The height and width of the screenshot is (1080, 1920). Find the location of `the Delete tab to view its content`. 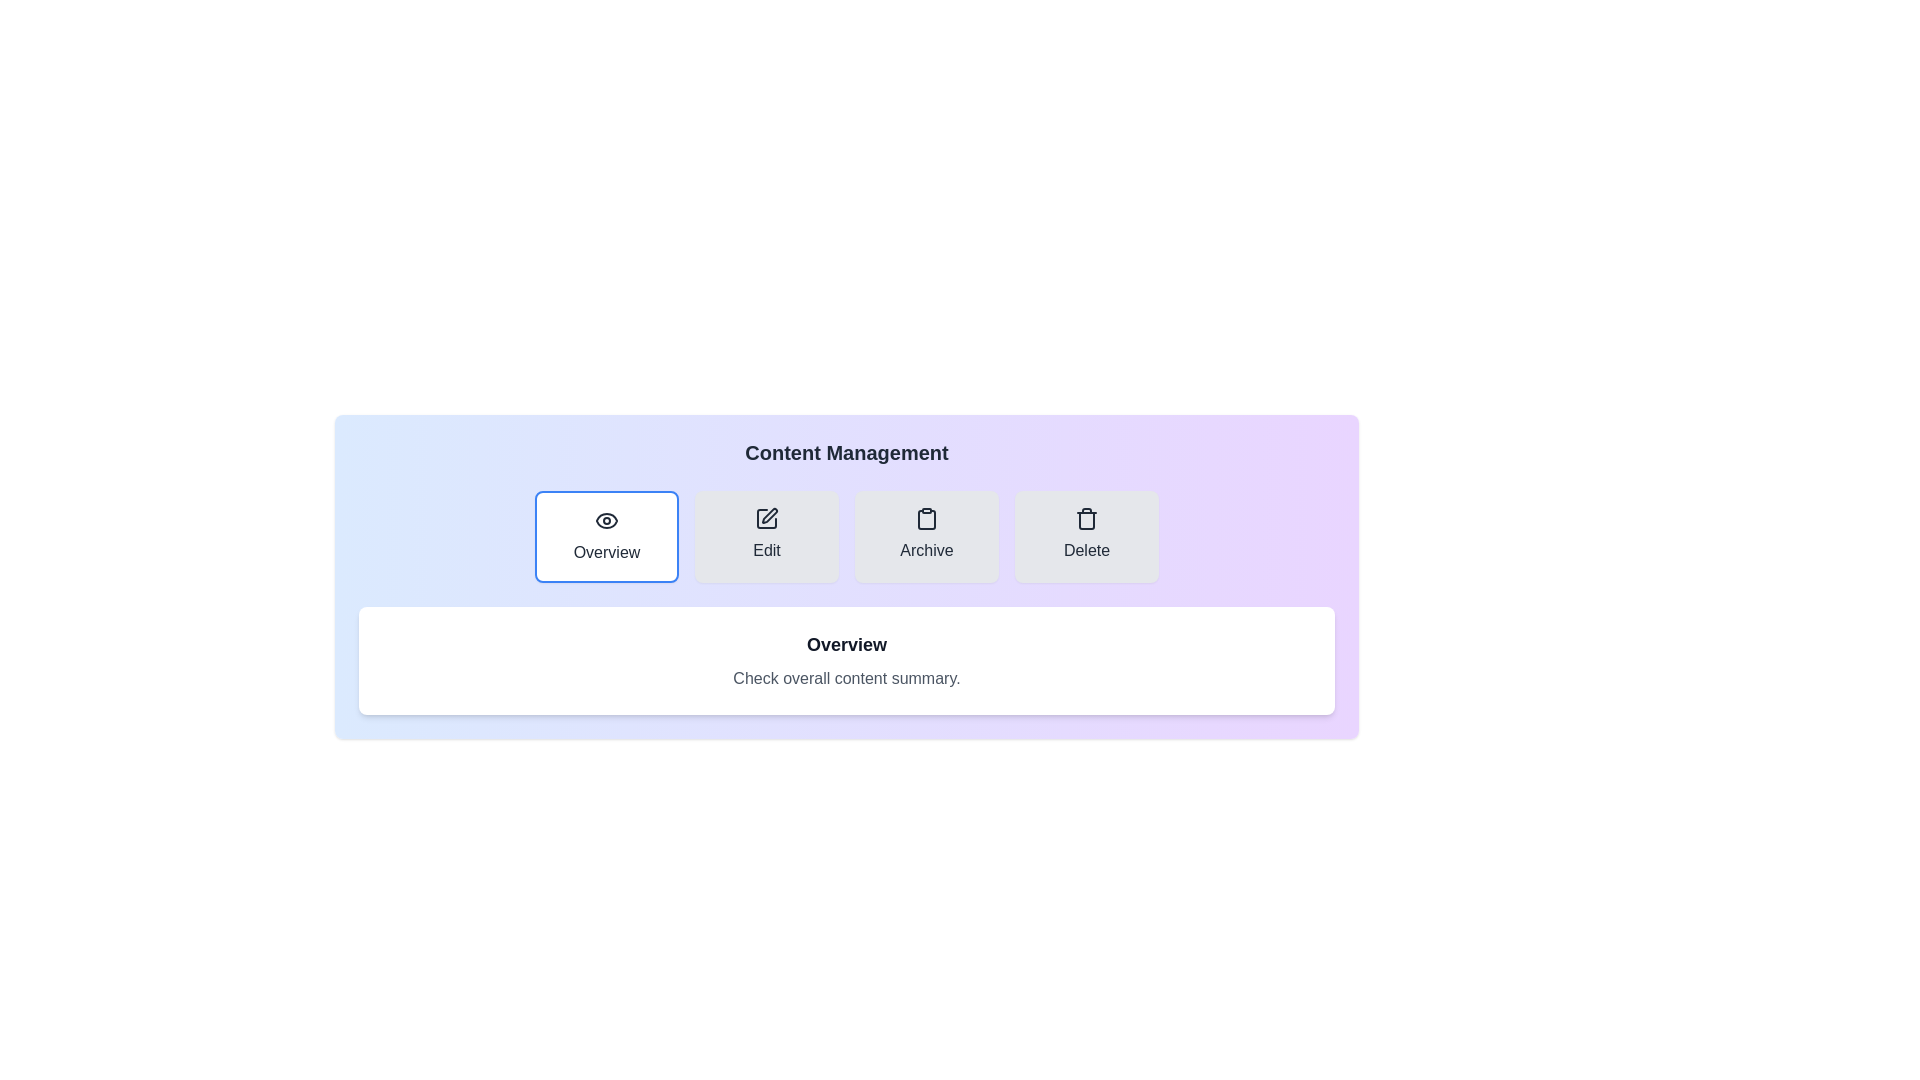

the Delete tab to view its content is located at coordinates (1085, 535).